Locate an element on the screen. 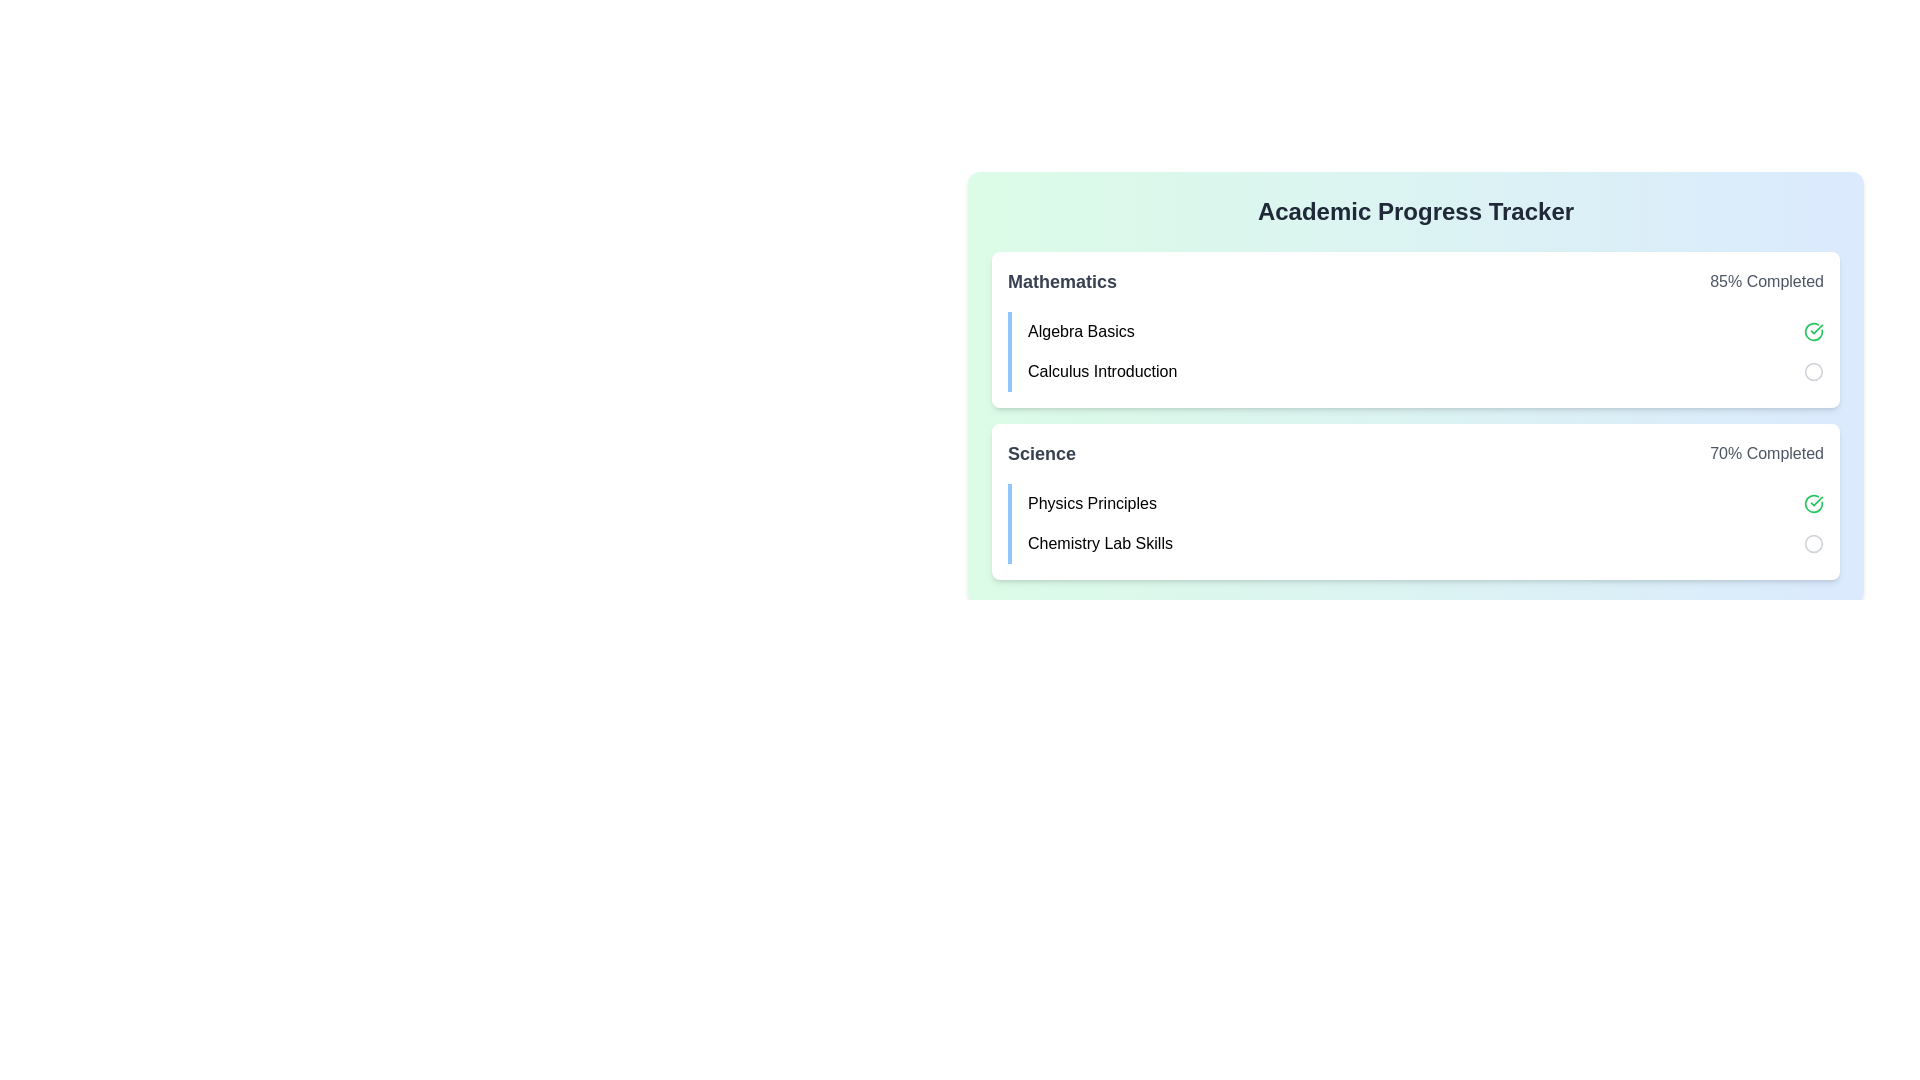  keyboard navigation is located at coordinates (1814, 503).